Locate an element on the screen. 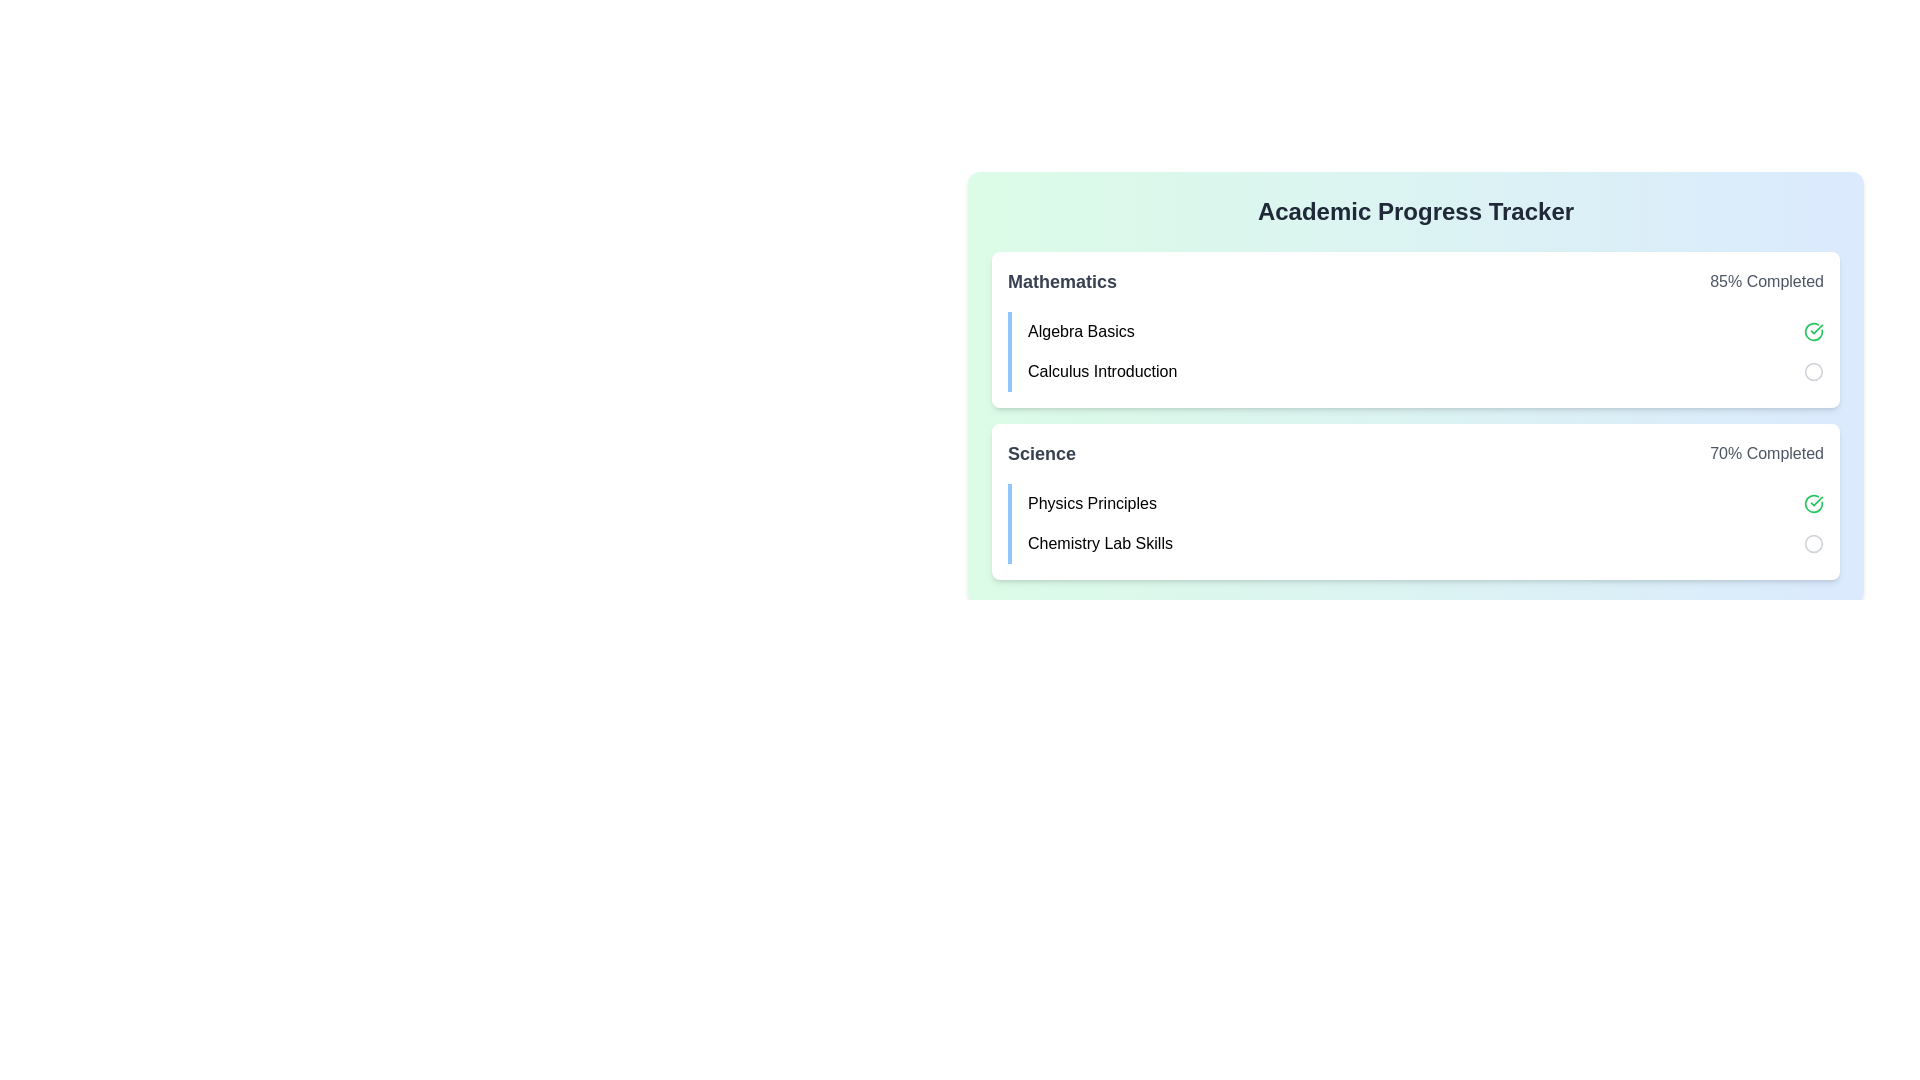  keyboard navigation is located at coordinates (1814, 503).